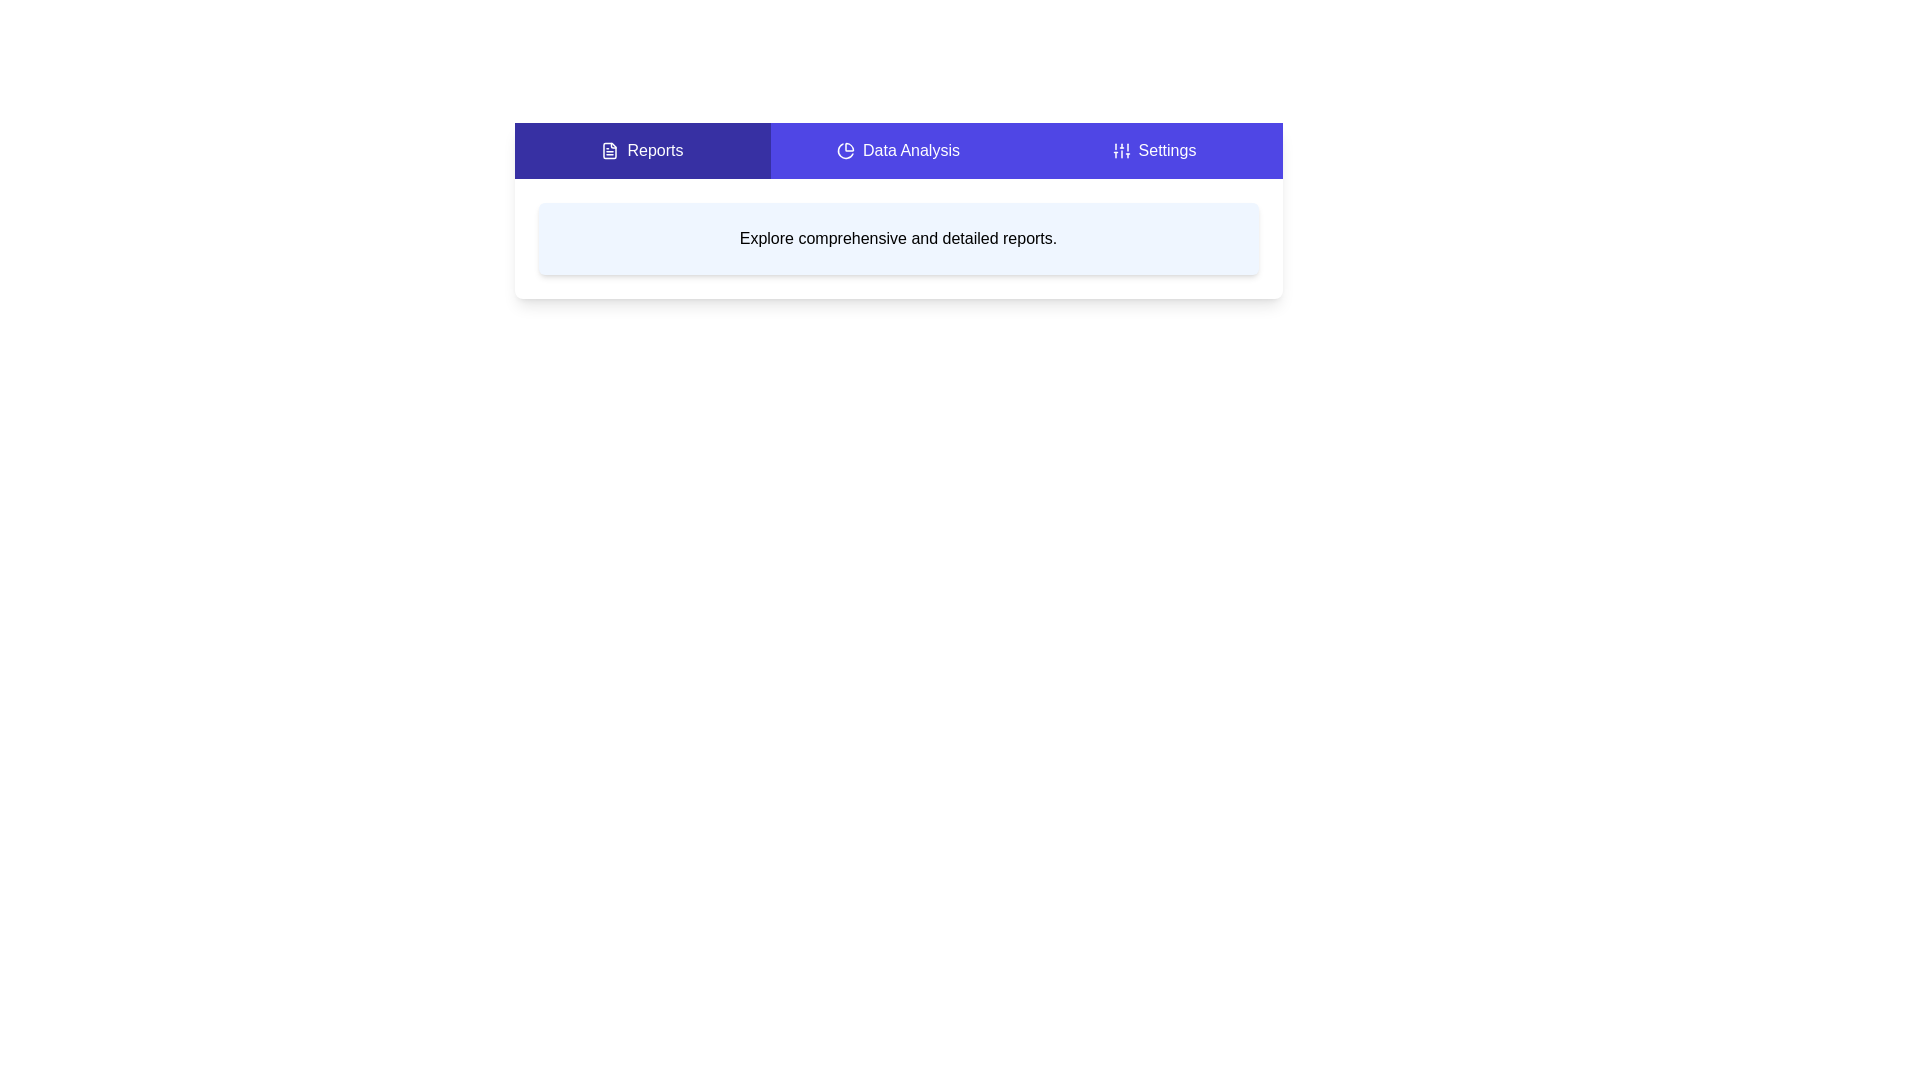  Describe the element at coordinates (1154, 149) in the screenshot. I see `the Settings tab to view its content` at that location.